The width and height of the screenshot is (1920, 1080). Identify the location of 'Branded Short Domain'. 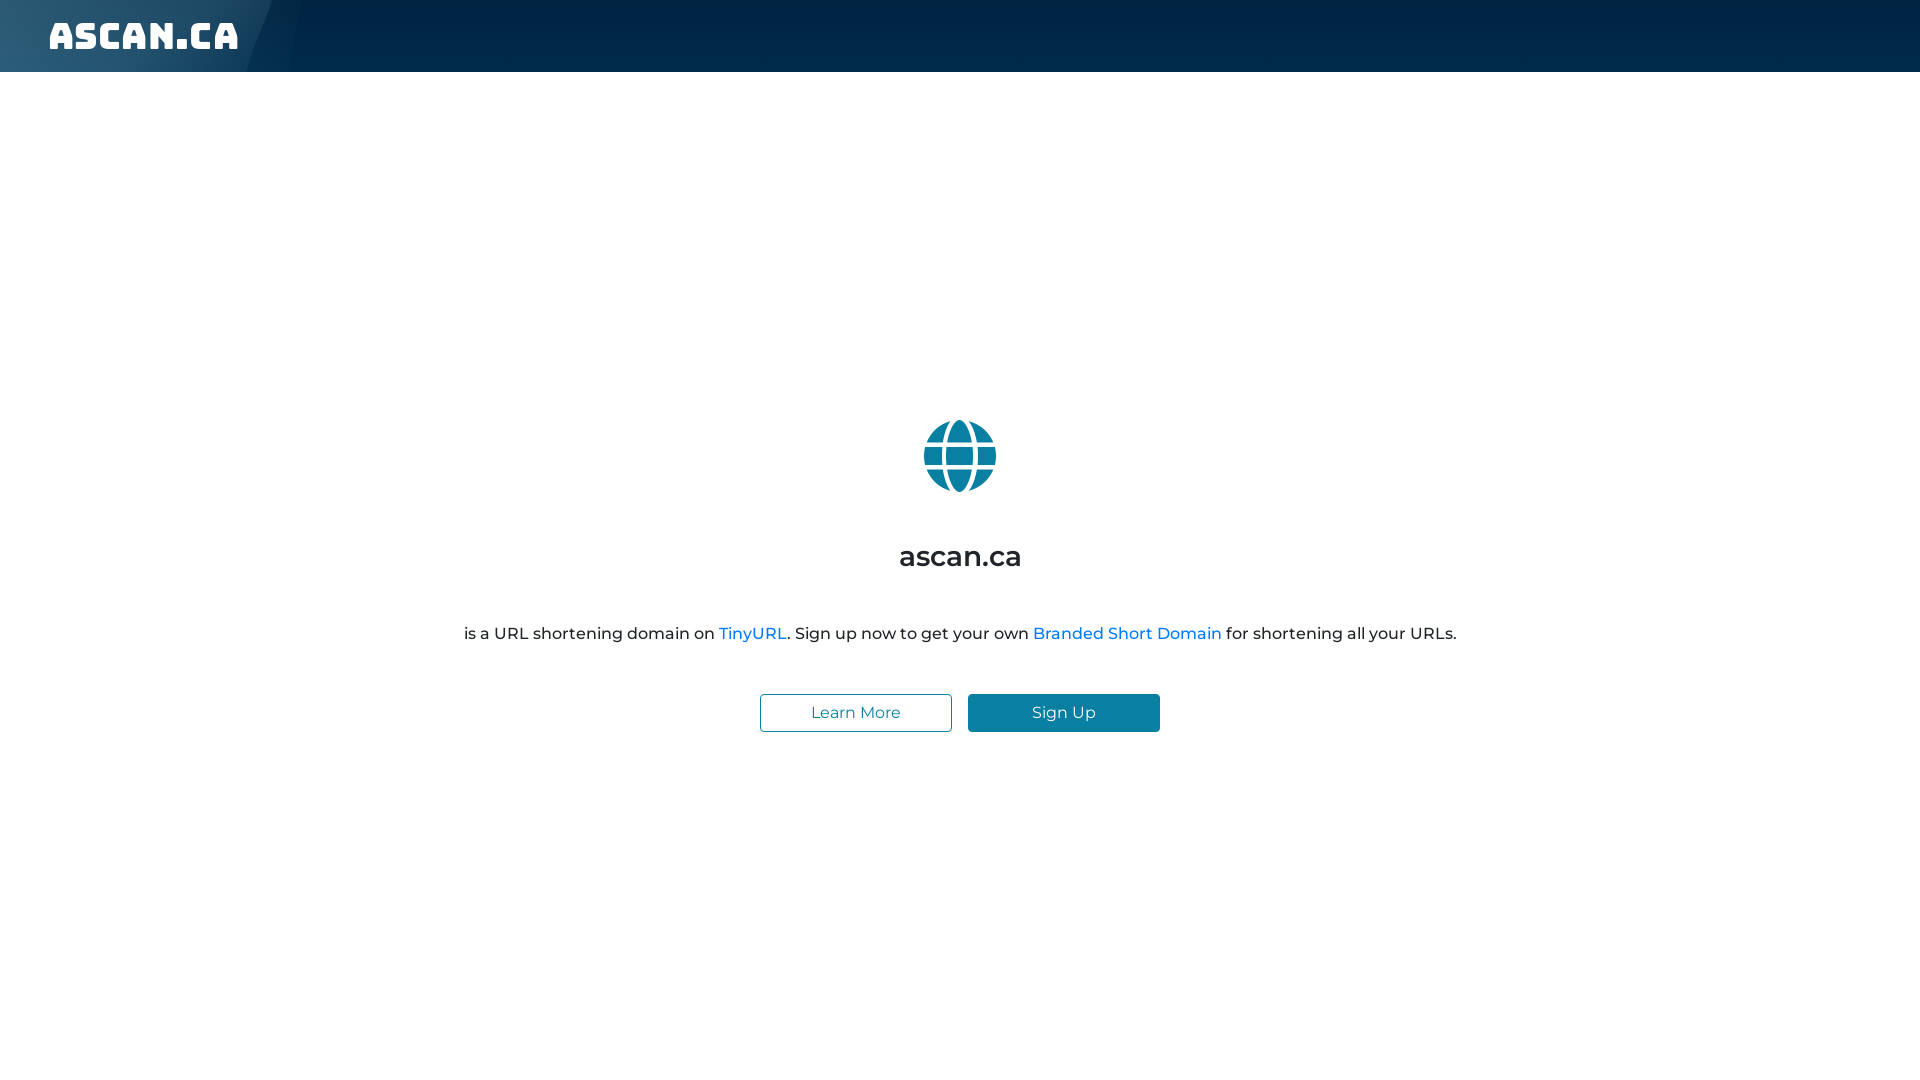
(1126, 633).